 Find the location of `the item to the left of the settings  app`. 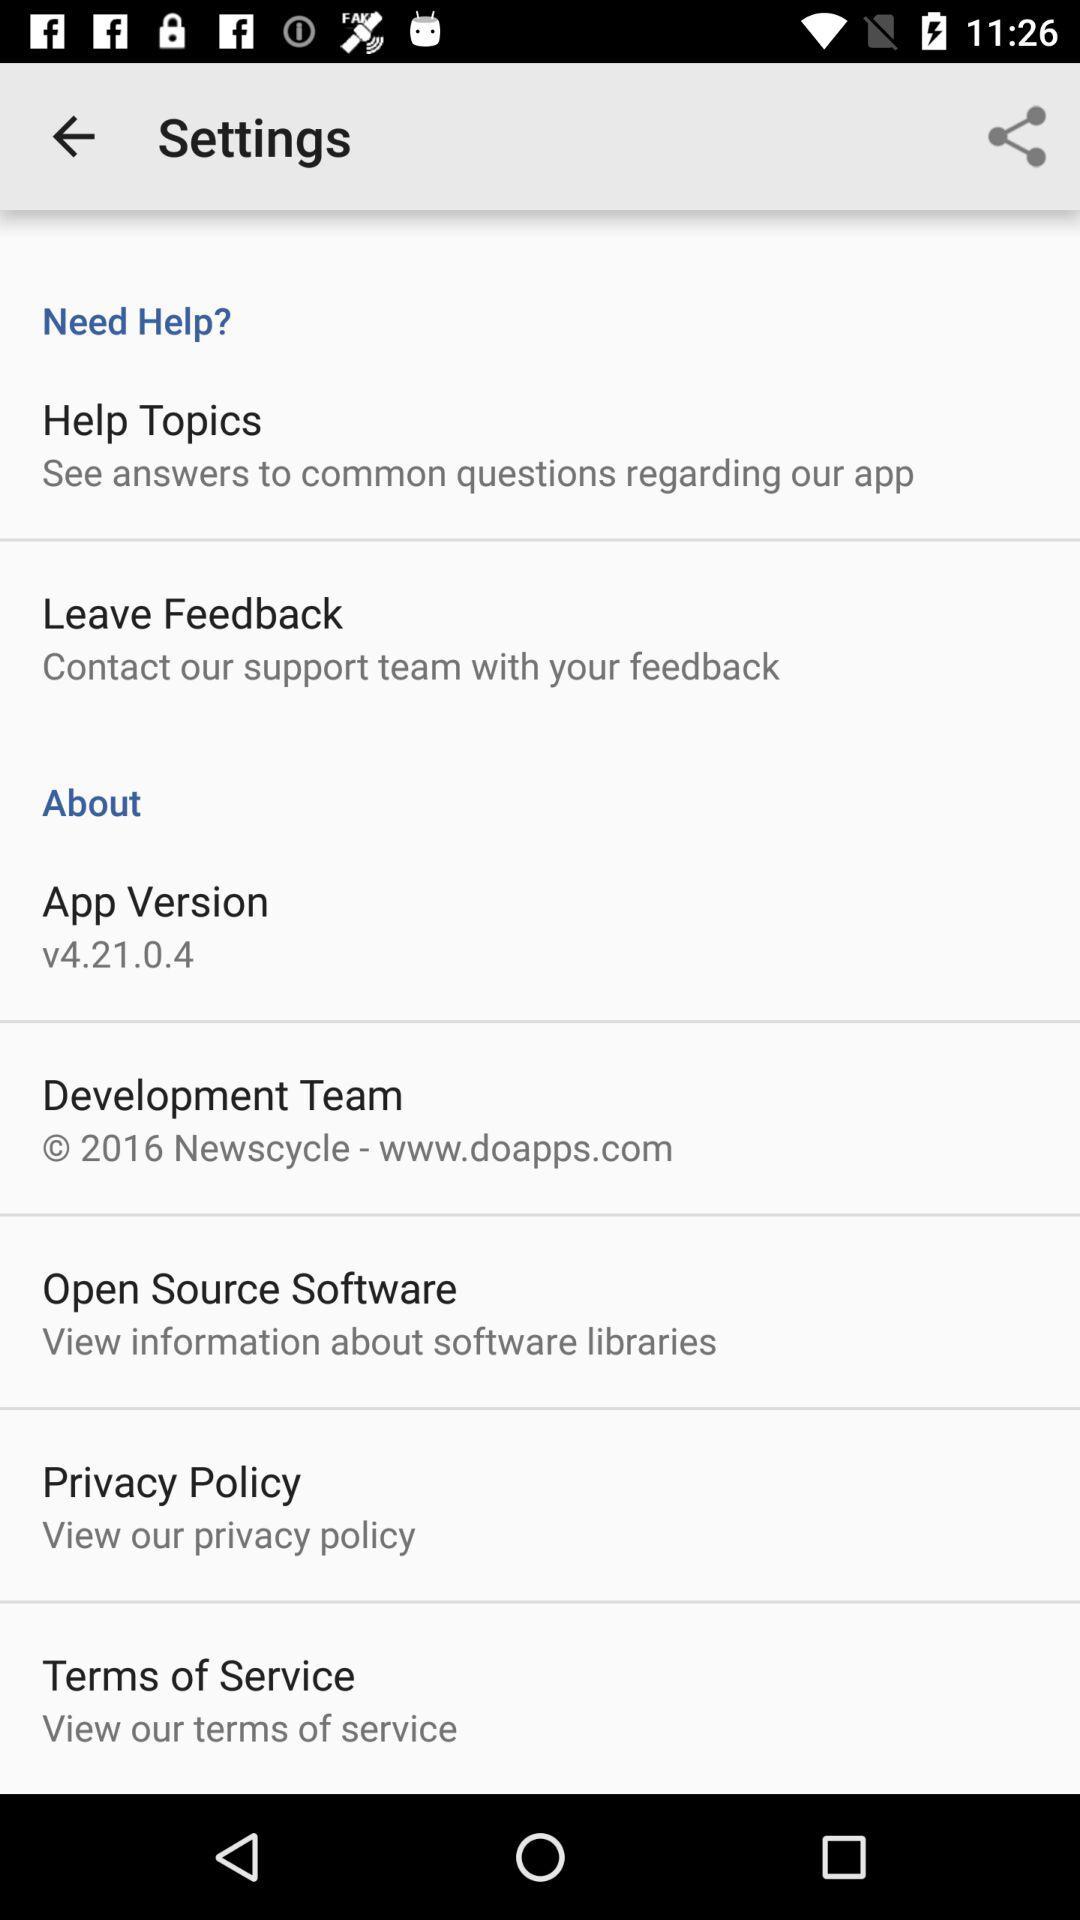

the item to the left of the settings  app is located at coordinates (72, 135).